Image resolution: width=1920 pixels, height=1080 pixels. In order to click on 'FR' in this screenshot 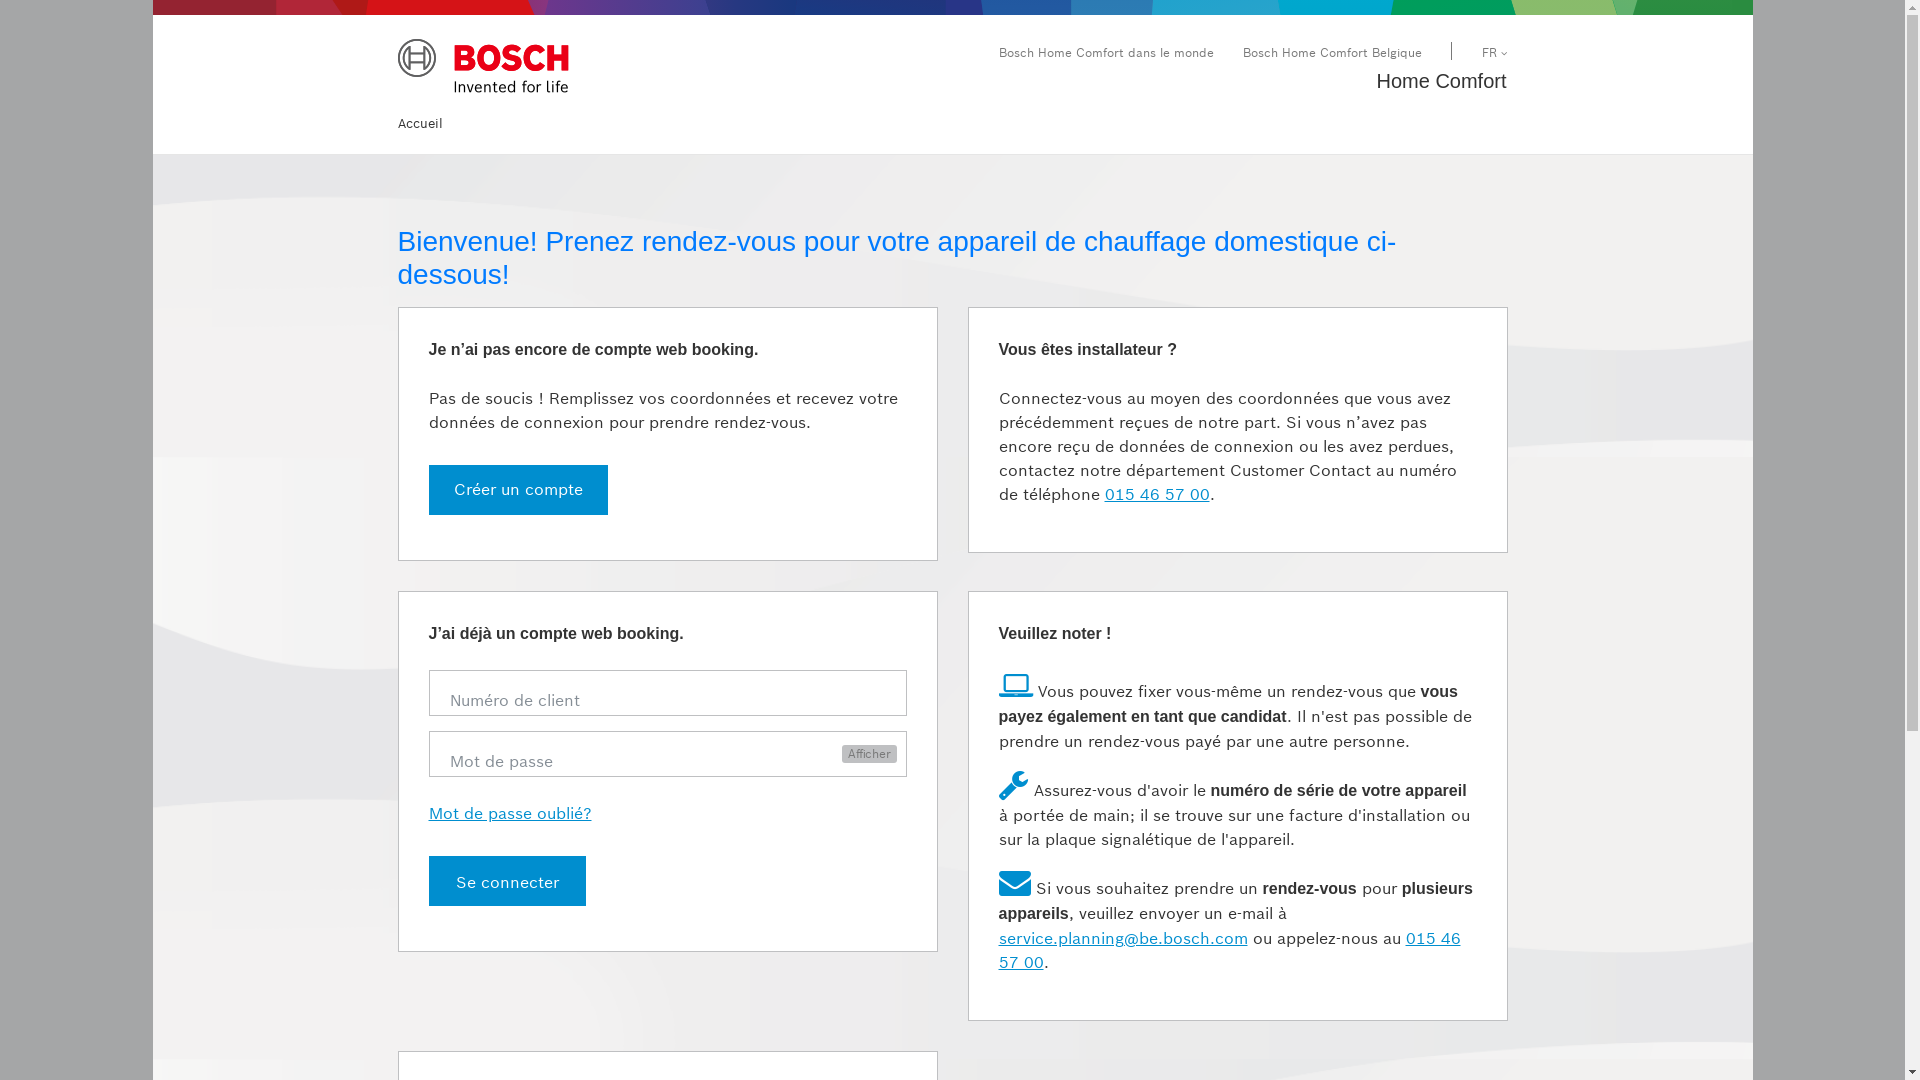, I will do `click(1494, 51)`.